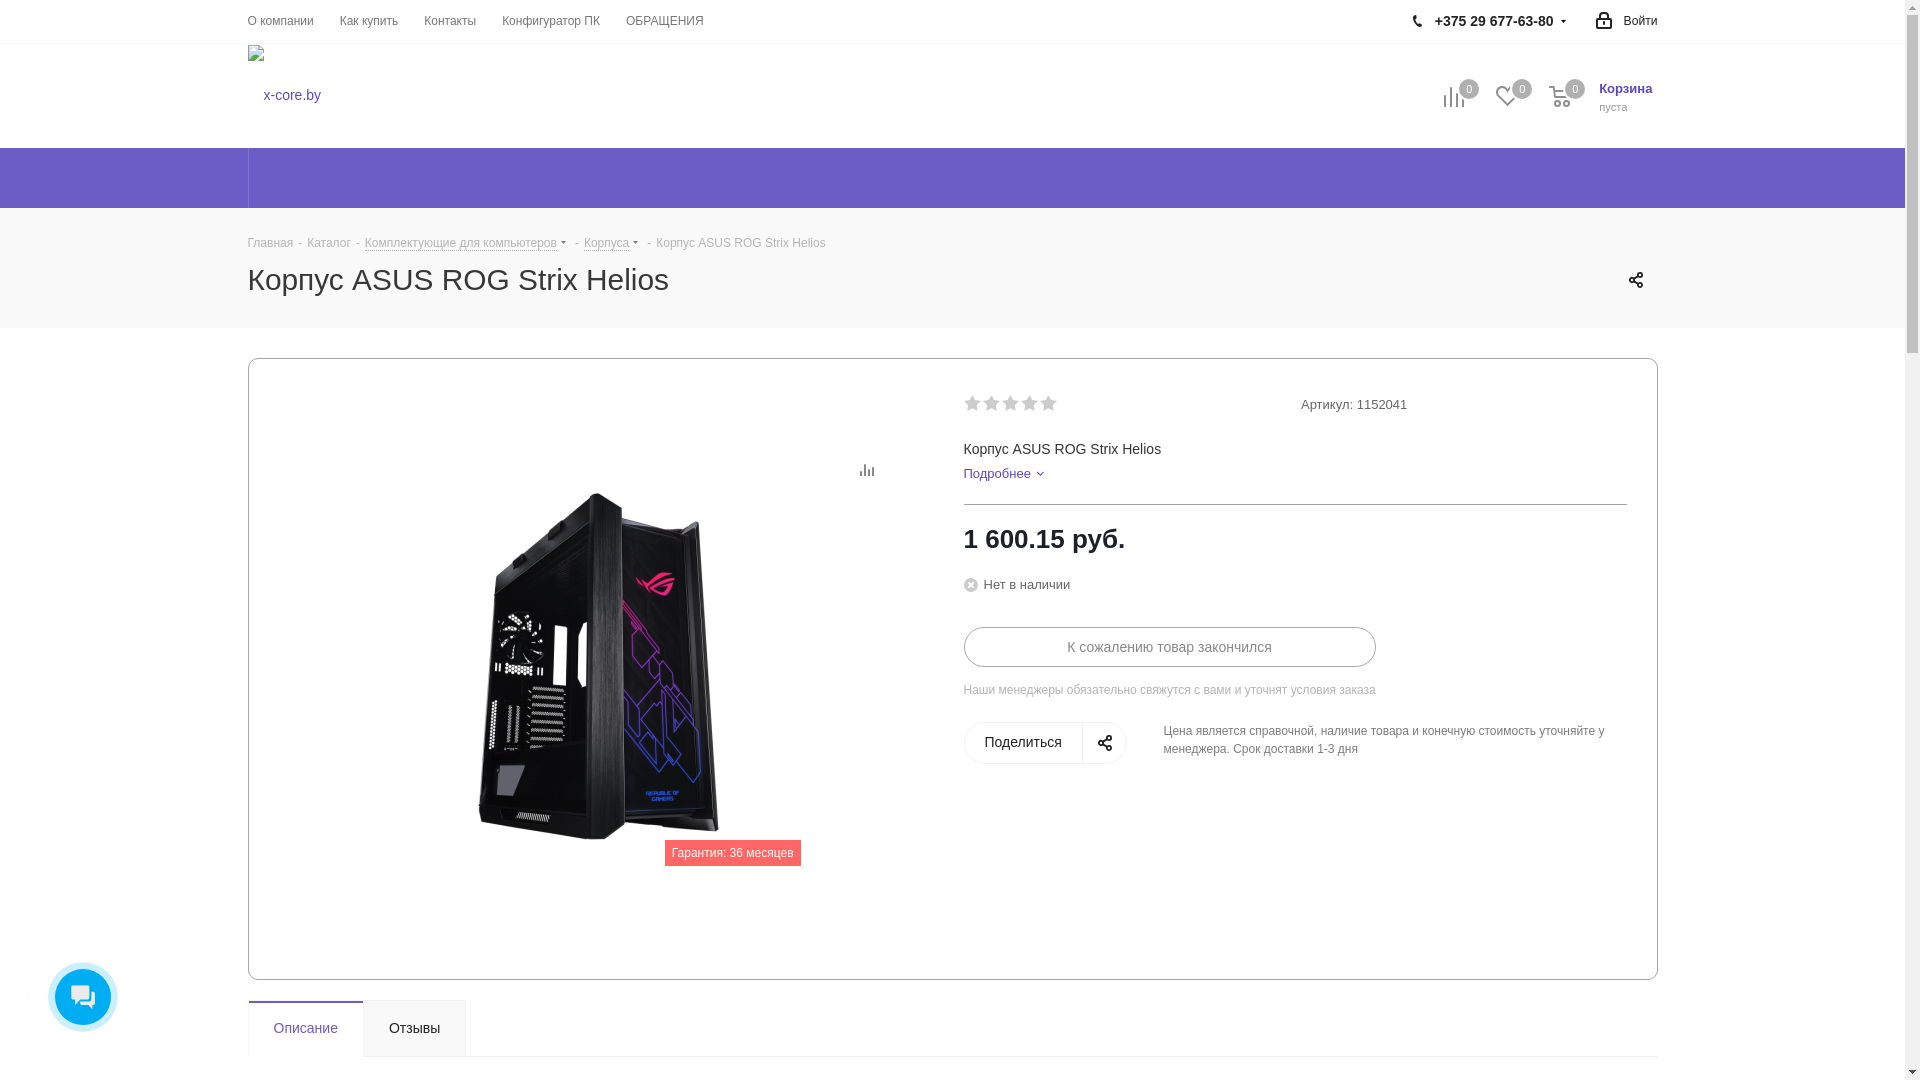 This screenshot has width=1920, height=1080. Describe the element at coordinates (991, 404) in the screenshot. I see `'2'` at that location.